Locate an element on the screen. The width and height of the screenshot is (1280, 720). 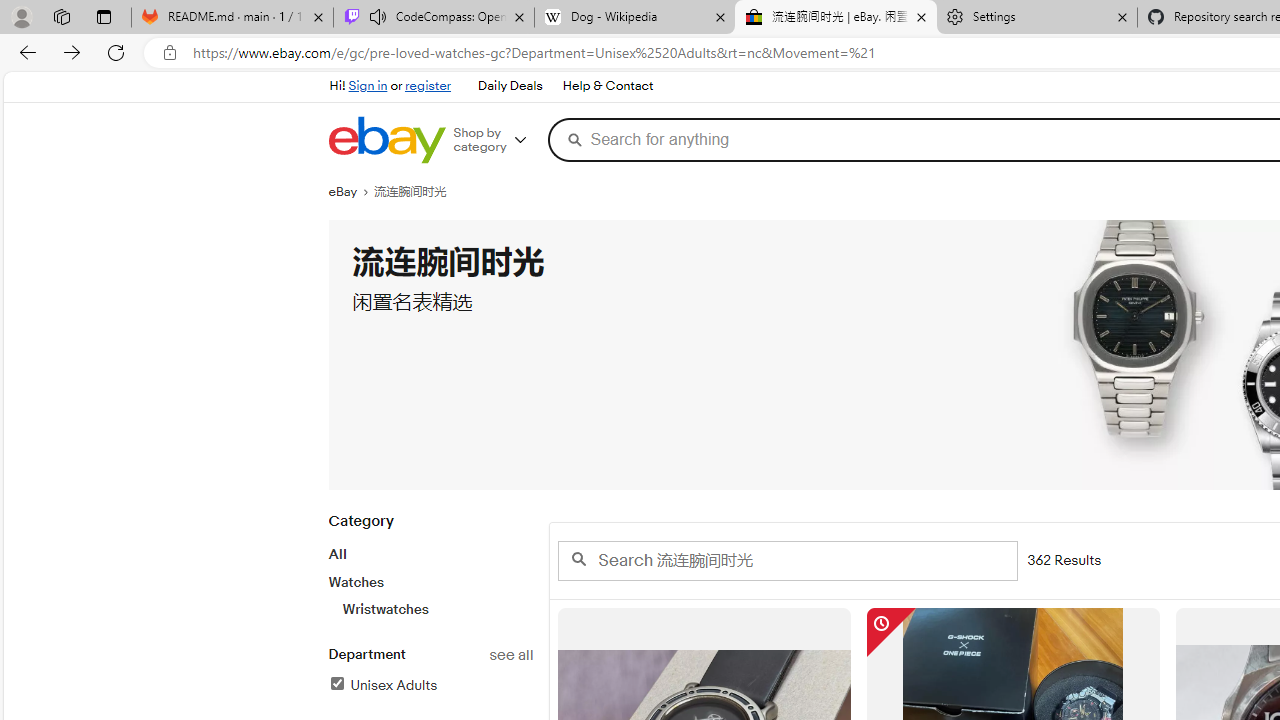
'Unisex AdultsFilter Applied' is located at coordinates (429, 685).